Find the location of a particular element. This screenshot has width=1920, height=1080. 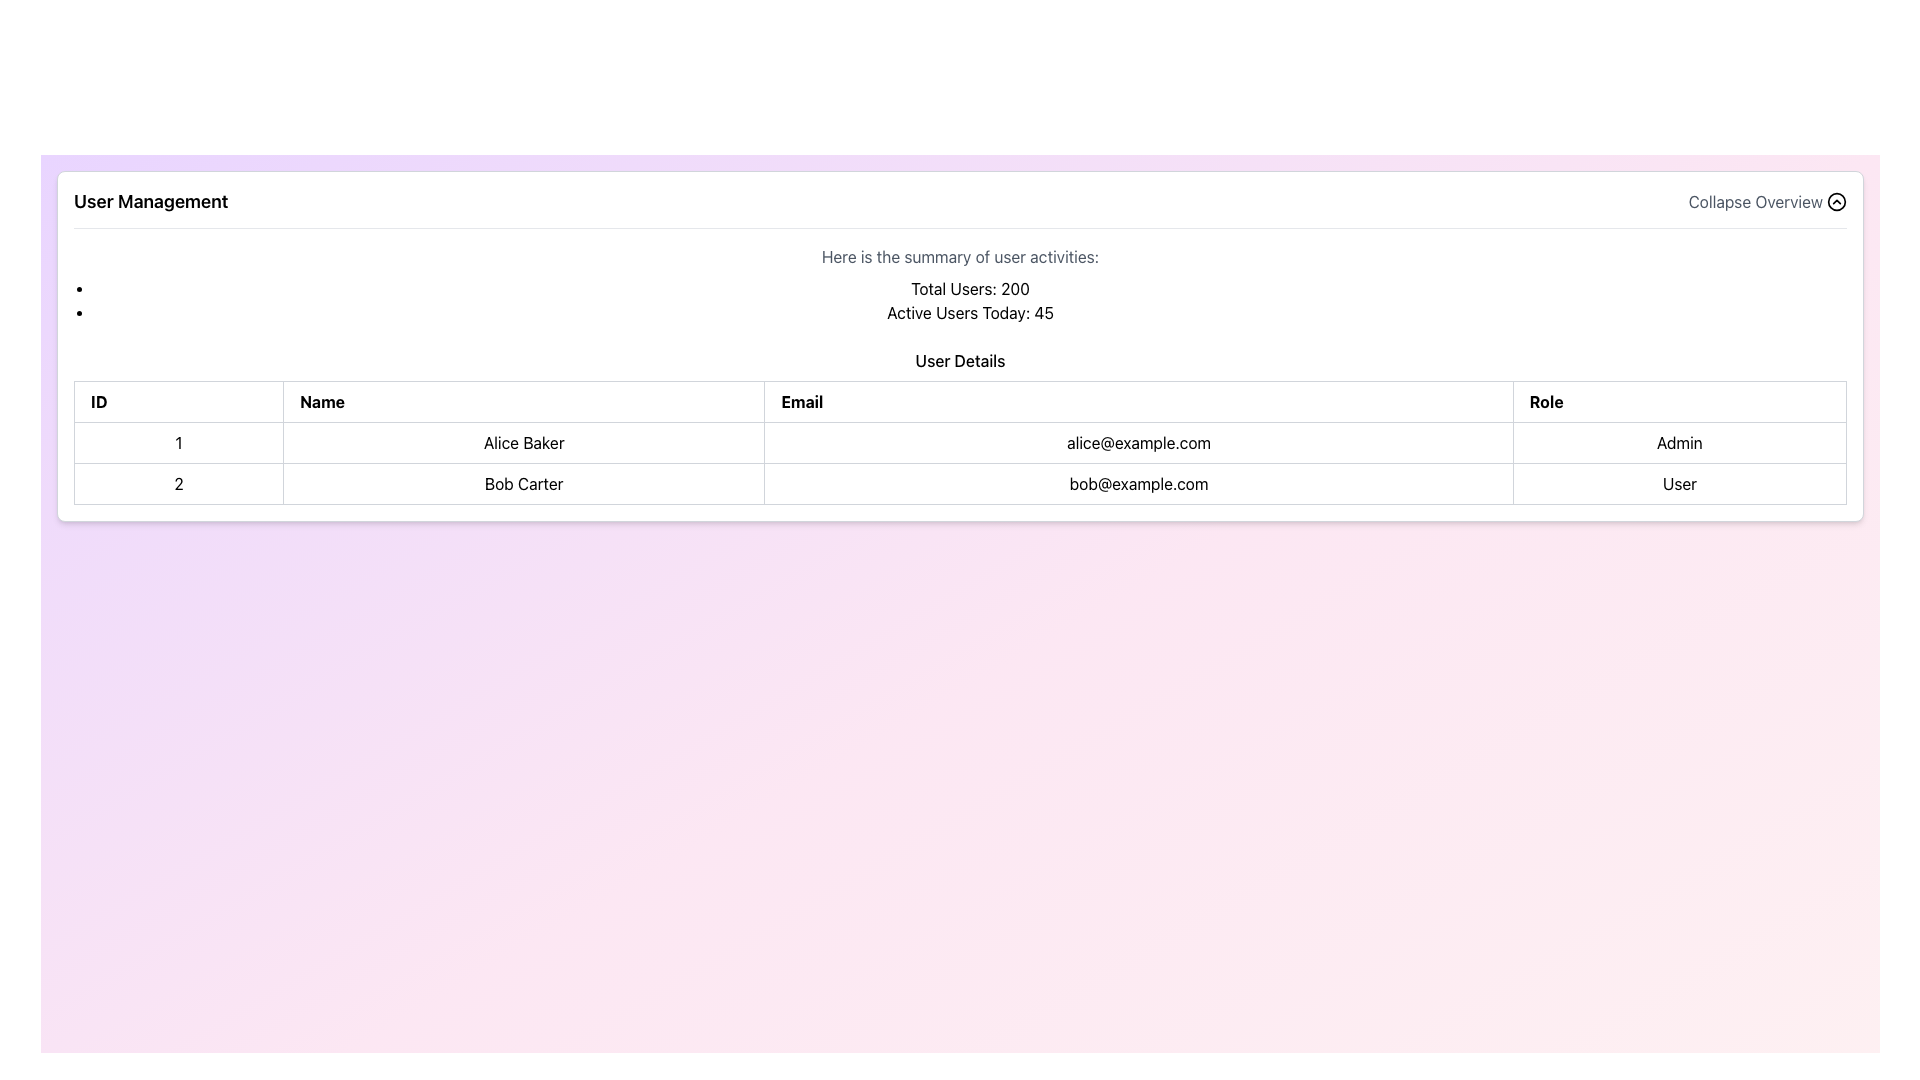

the 'User Details' text element, which serves as a header for the user data table, positioned above it and centered horizontally is located at coordinates (960, 361).